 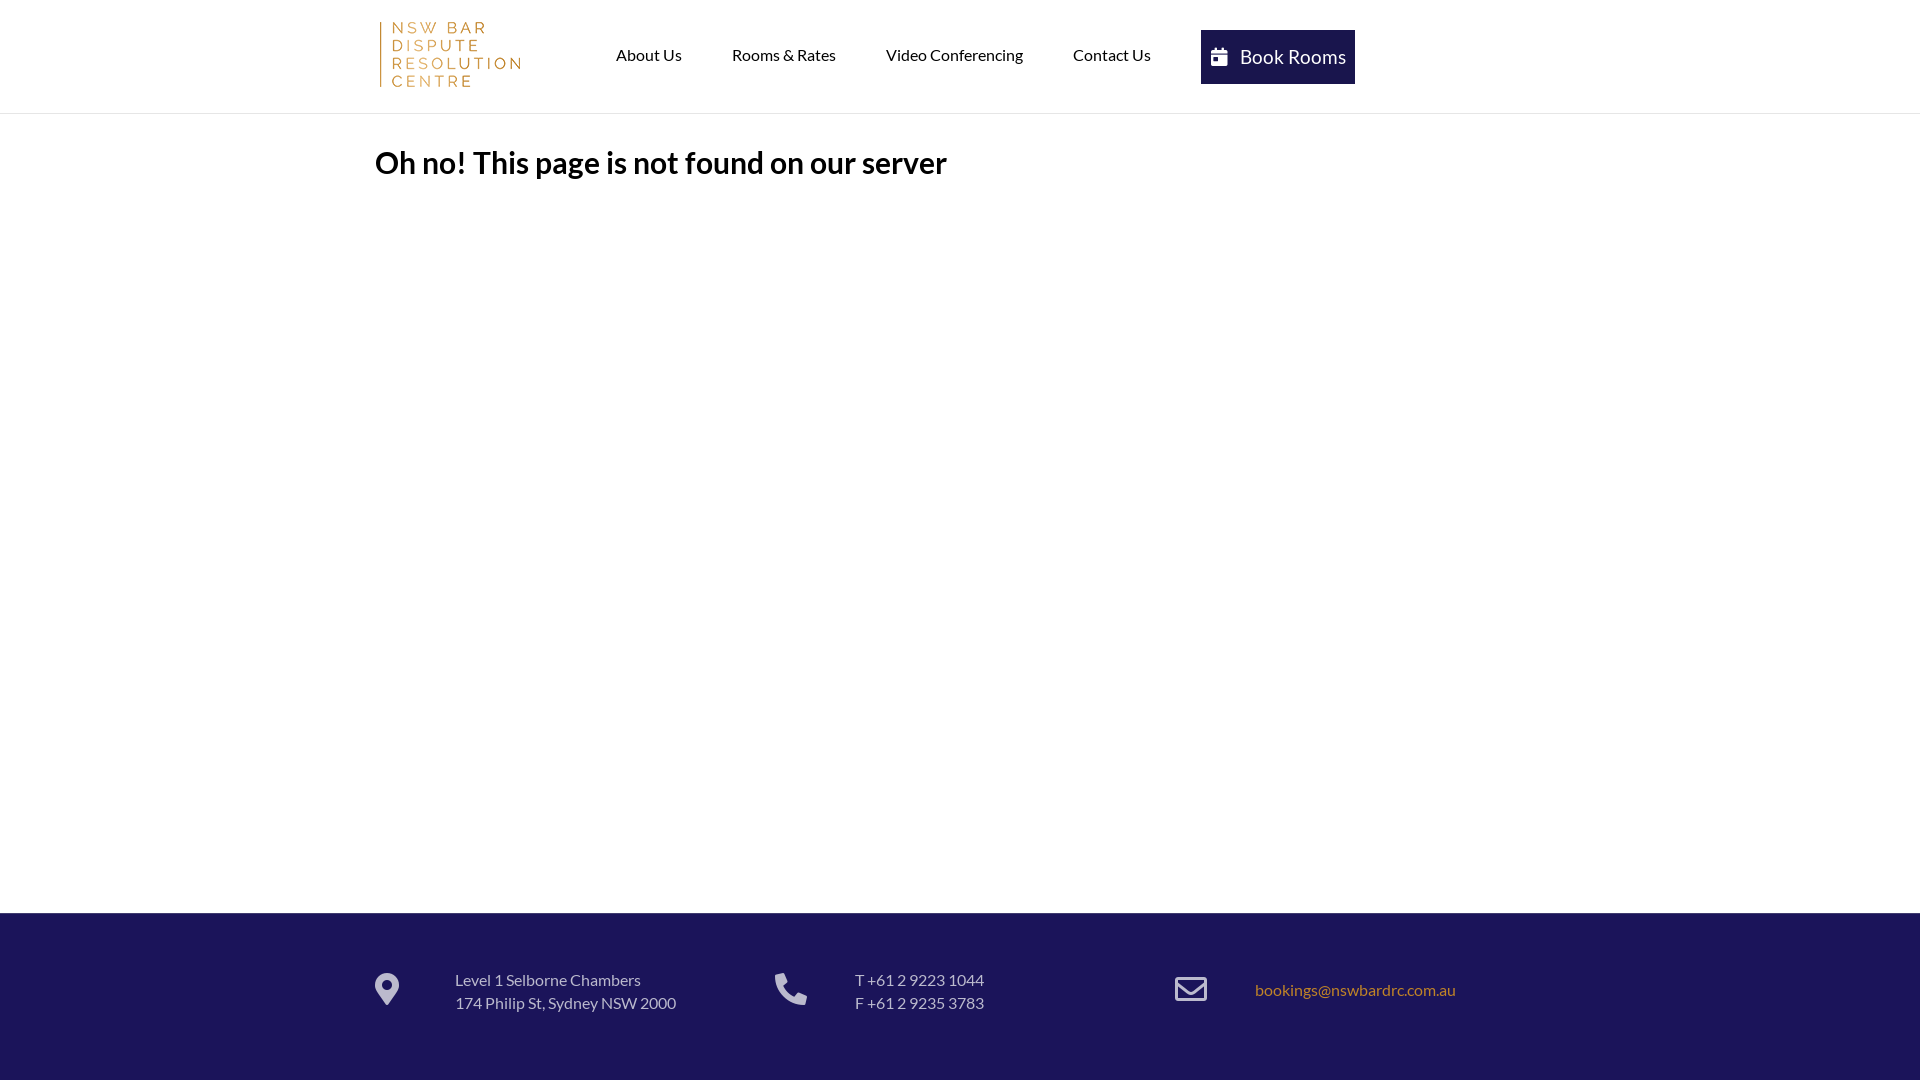 I want to click on 'Rooms & Rates', so click(x=782, y=53).